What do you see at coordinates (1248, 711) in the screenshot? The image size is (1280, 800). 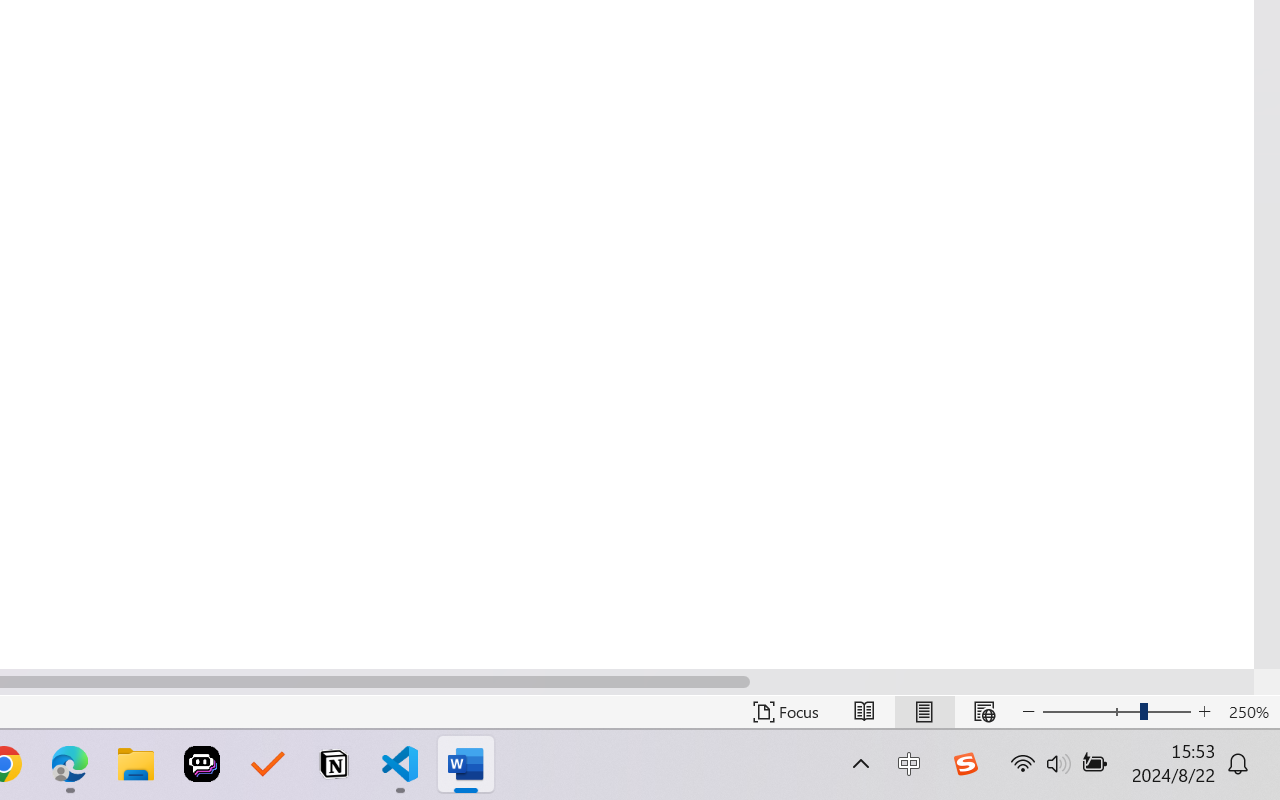 I see `'Zoom 100%'` at bounding box center [1248, 711].